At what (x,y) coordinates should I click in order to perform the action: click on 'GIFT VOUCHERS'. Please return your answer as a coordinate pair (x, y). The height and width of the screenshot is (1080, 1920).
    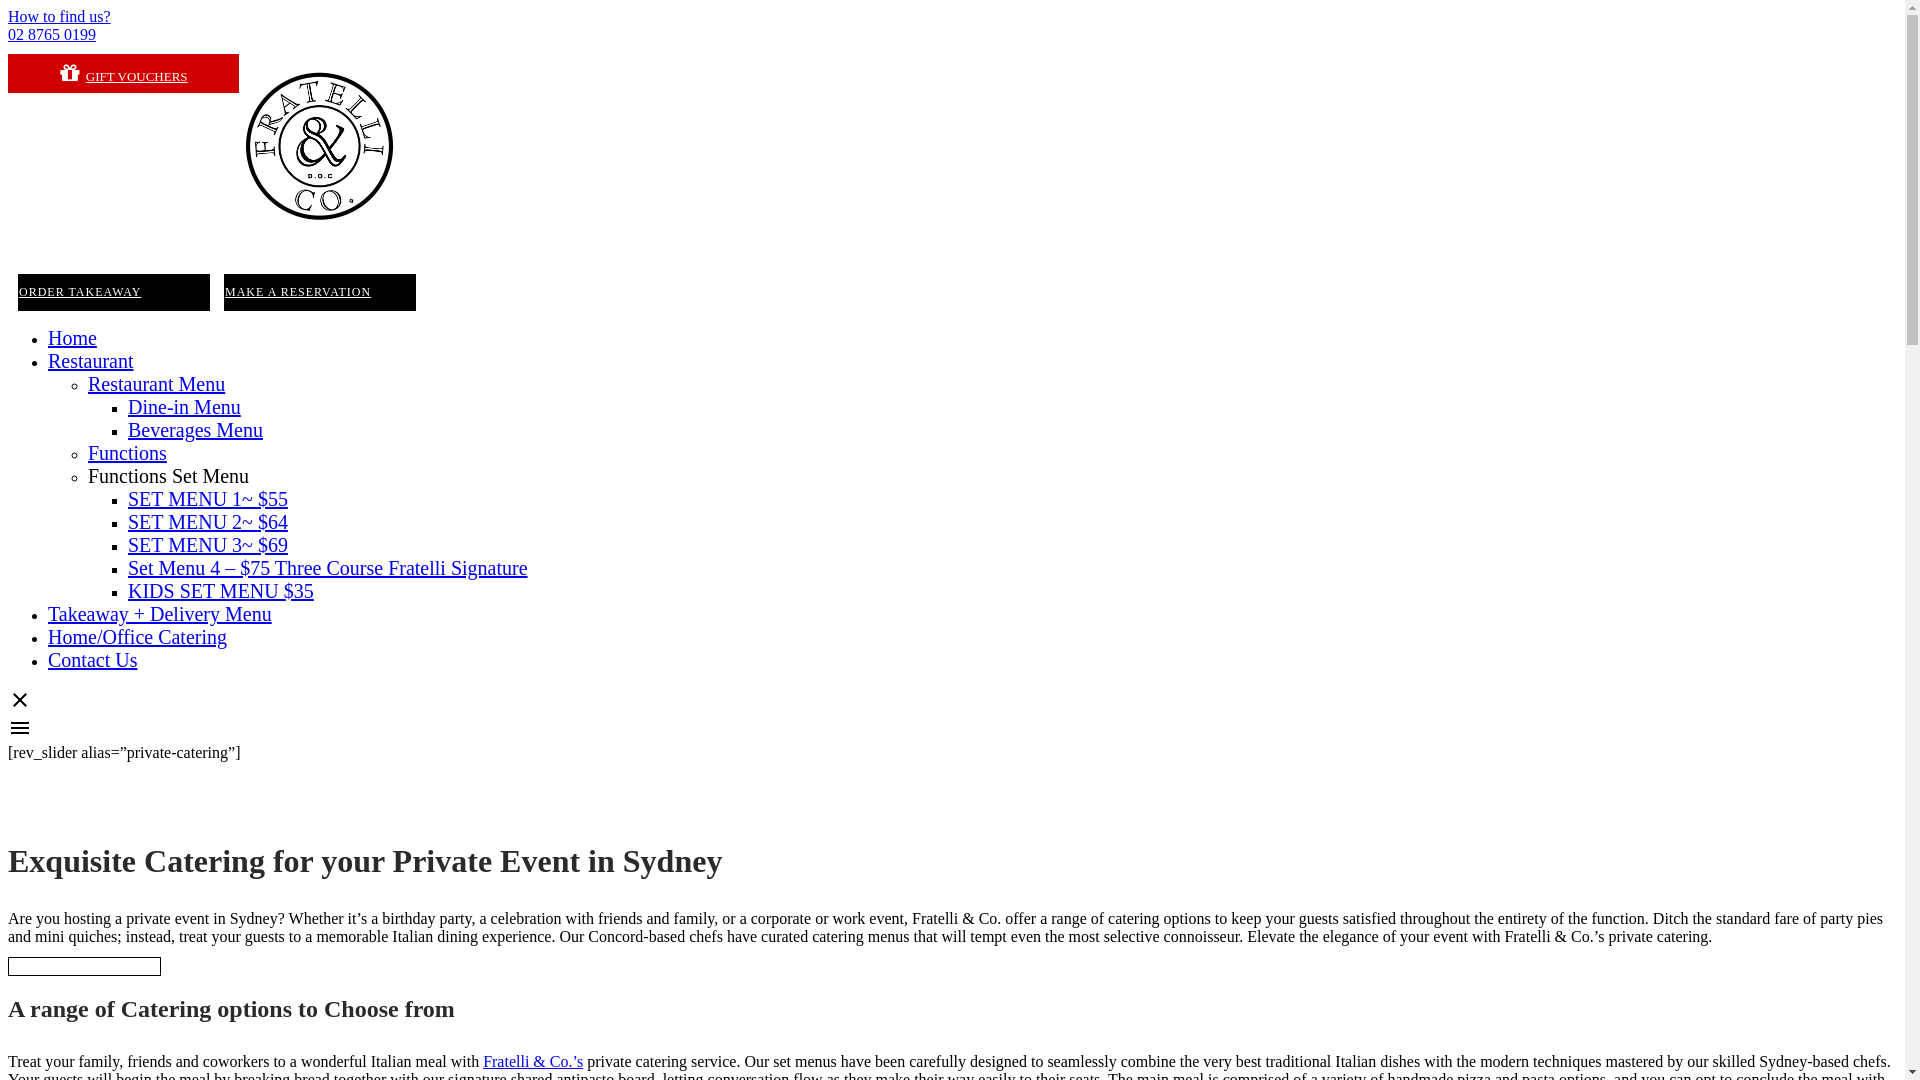
    Looking at the image, I should click on (122, 72).